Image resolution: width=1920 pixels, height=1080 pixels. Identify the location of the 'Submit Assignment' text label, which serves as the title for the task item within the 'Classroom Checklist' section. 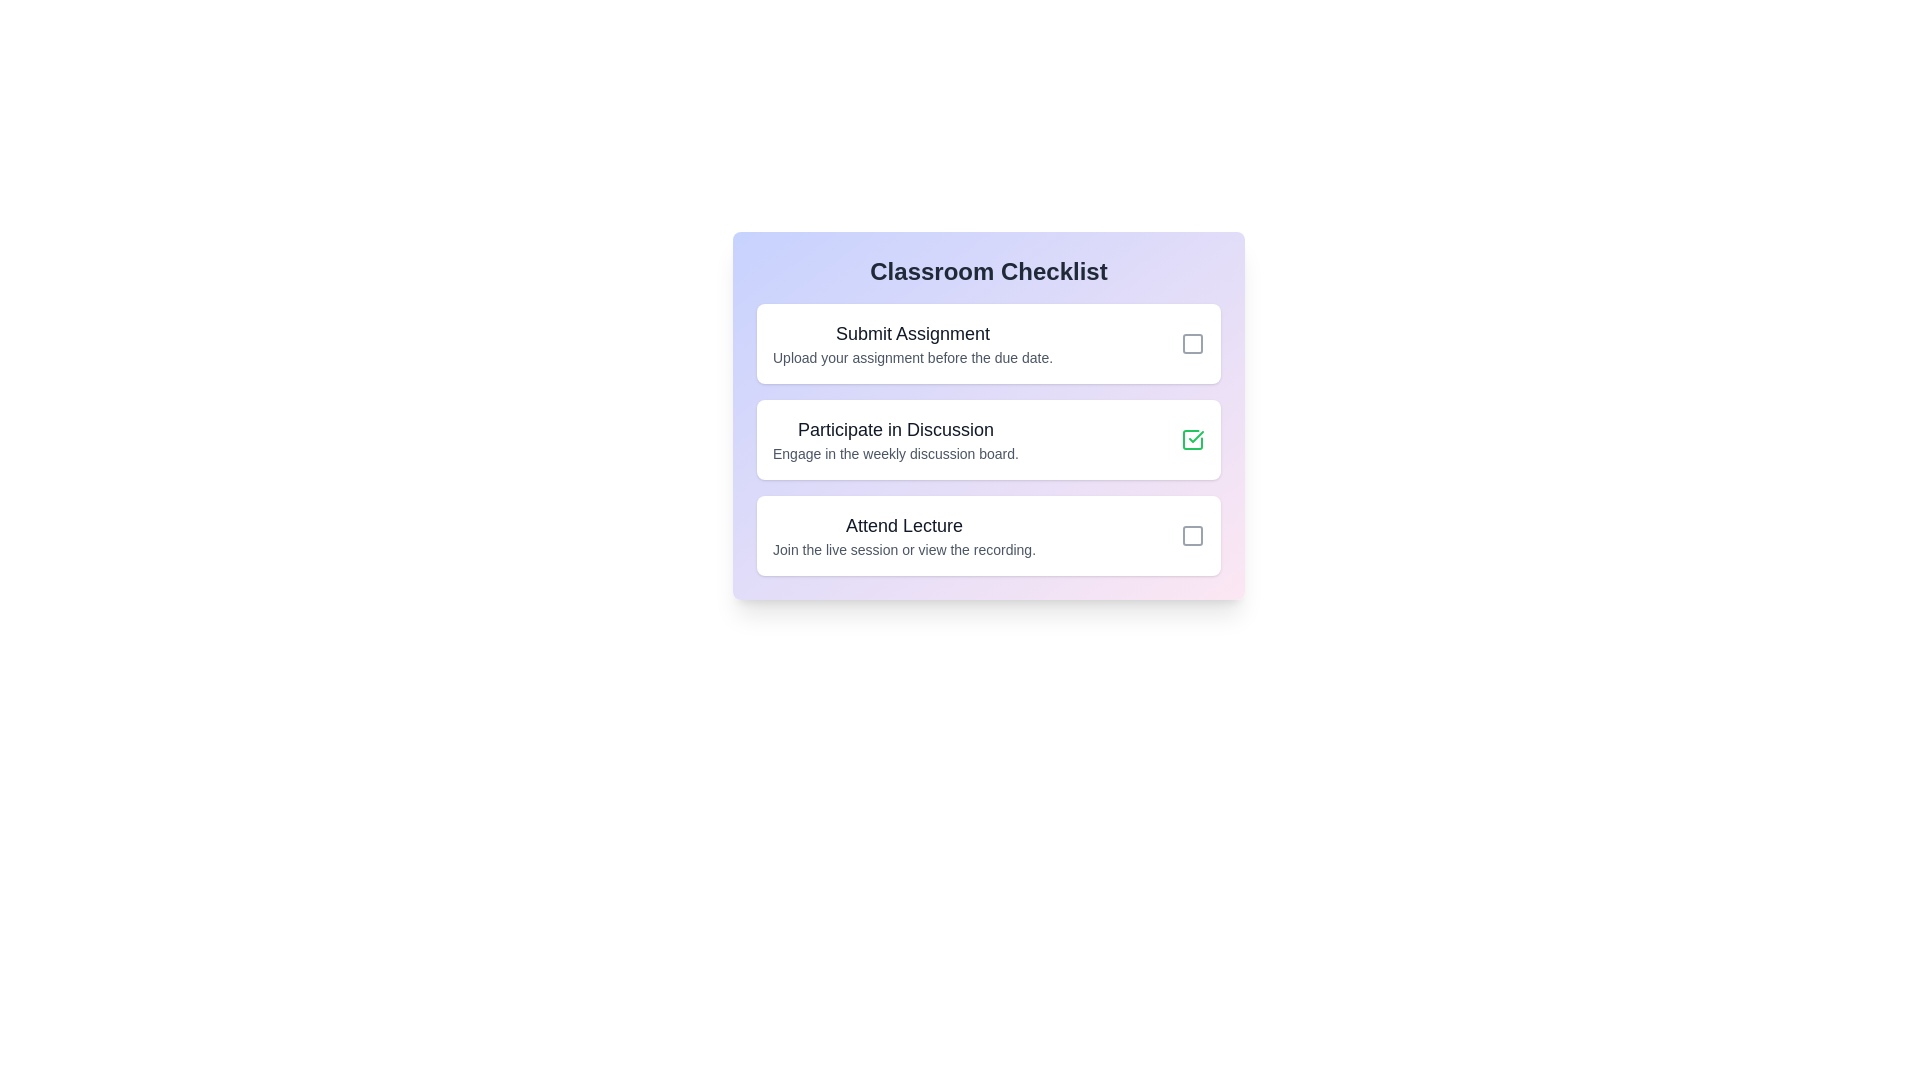
(912, 333).